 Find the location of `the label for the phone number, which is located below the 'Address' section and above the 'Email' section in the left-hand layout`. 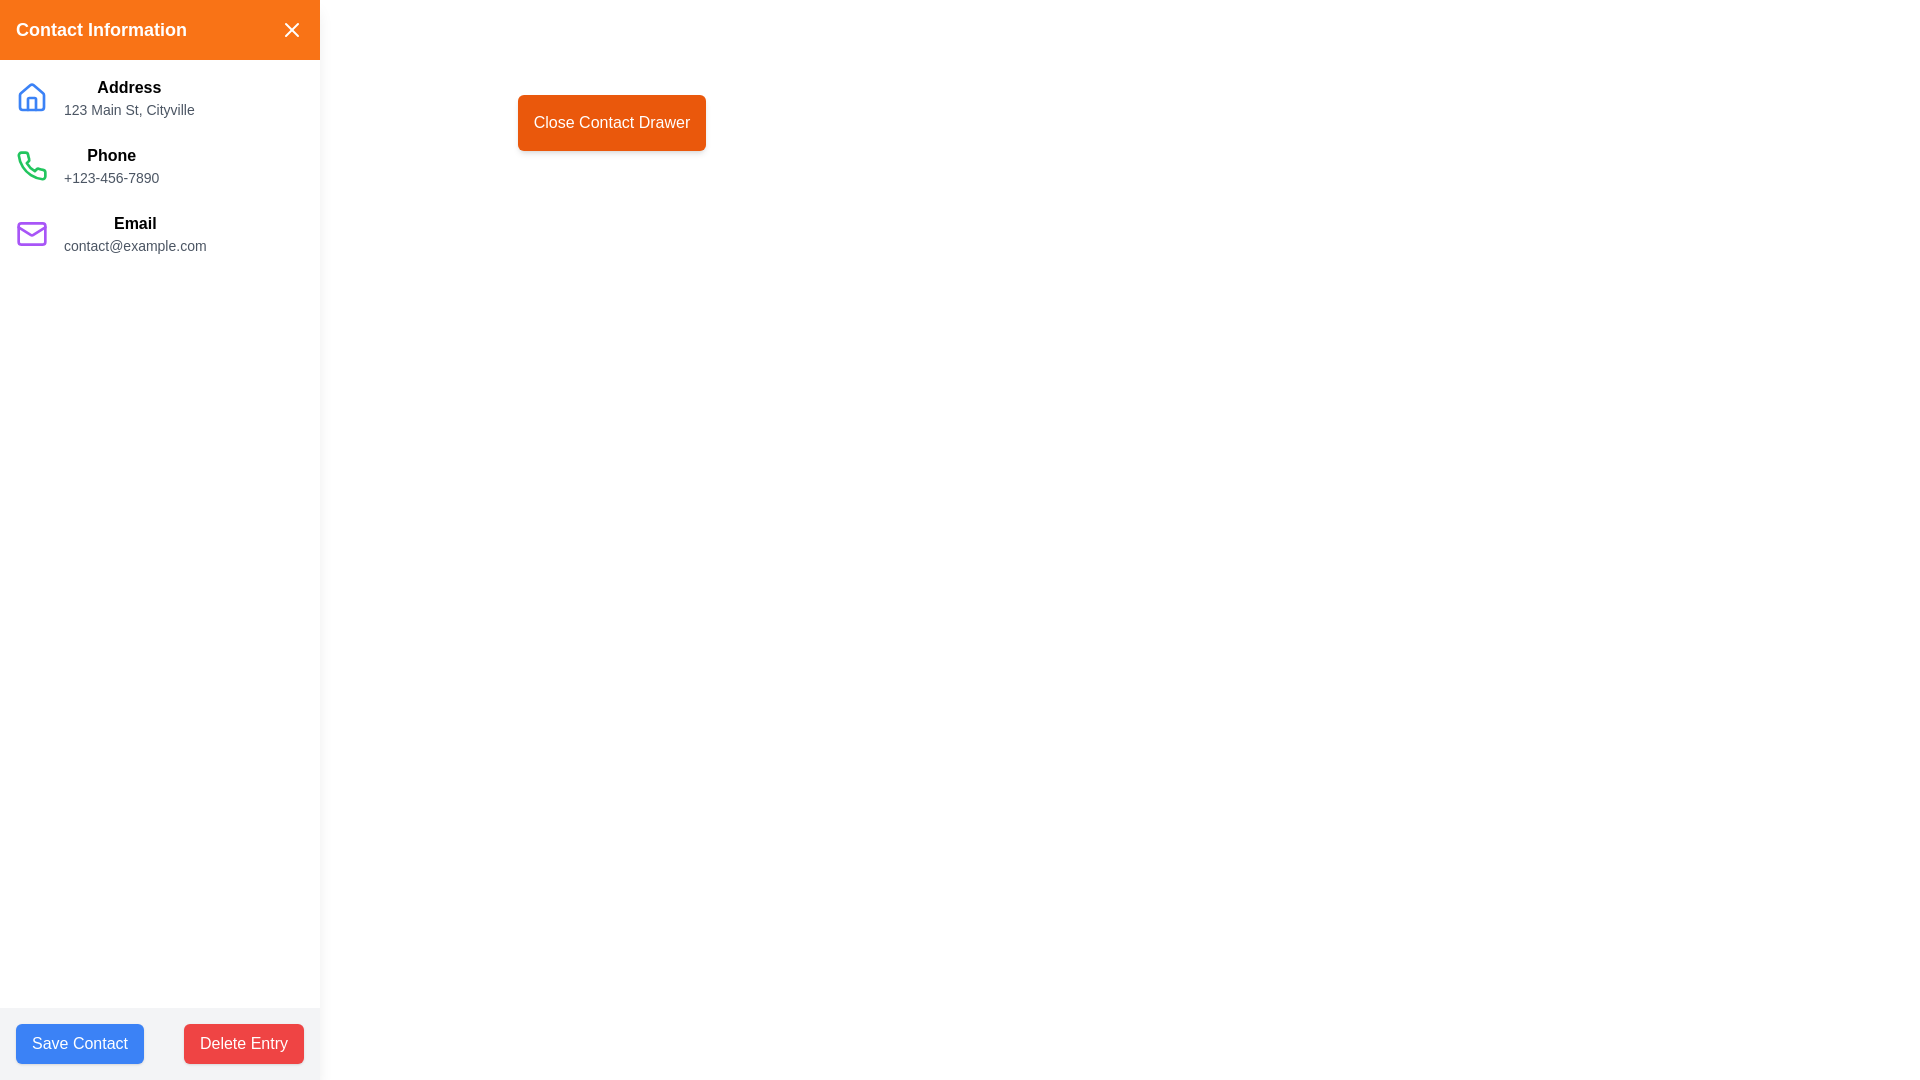

the label for the phone number, which is located below the 'Address' section and above the 'Email' section in the left-hand layout is located at coordinates (110, 154).